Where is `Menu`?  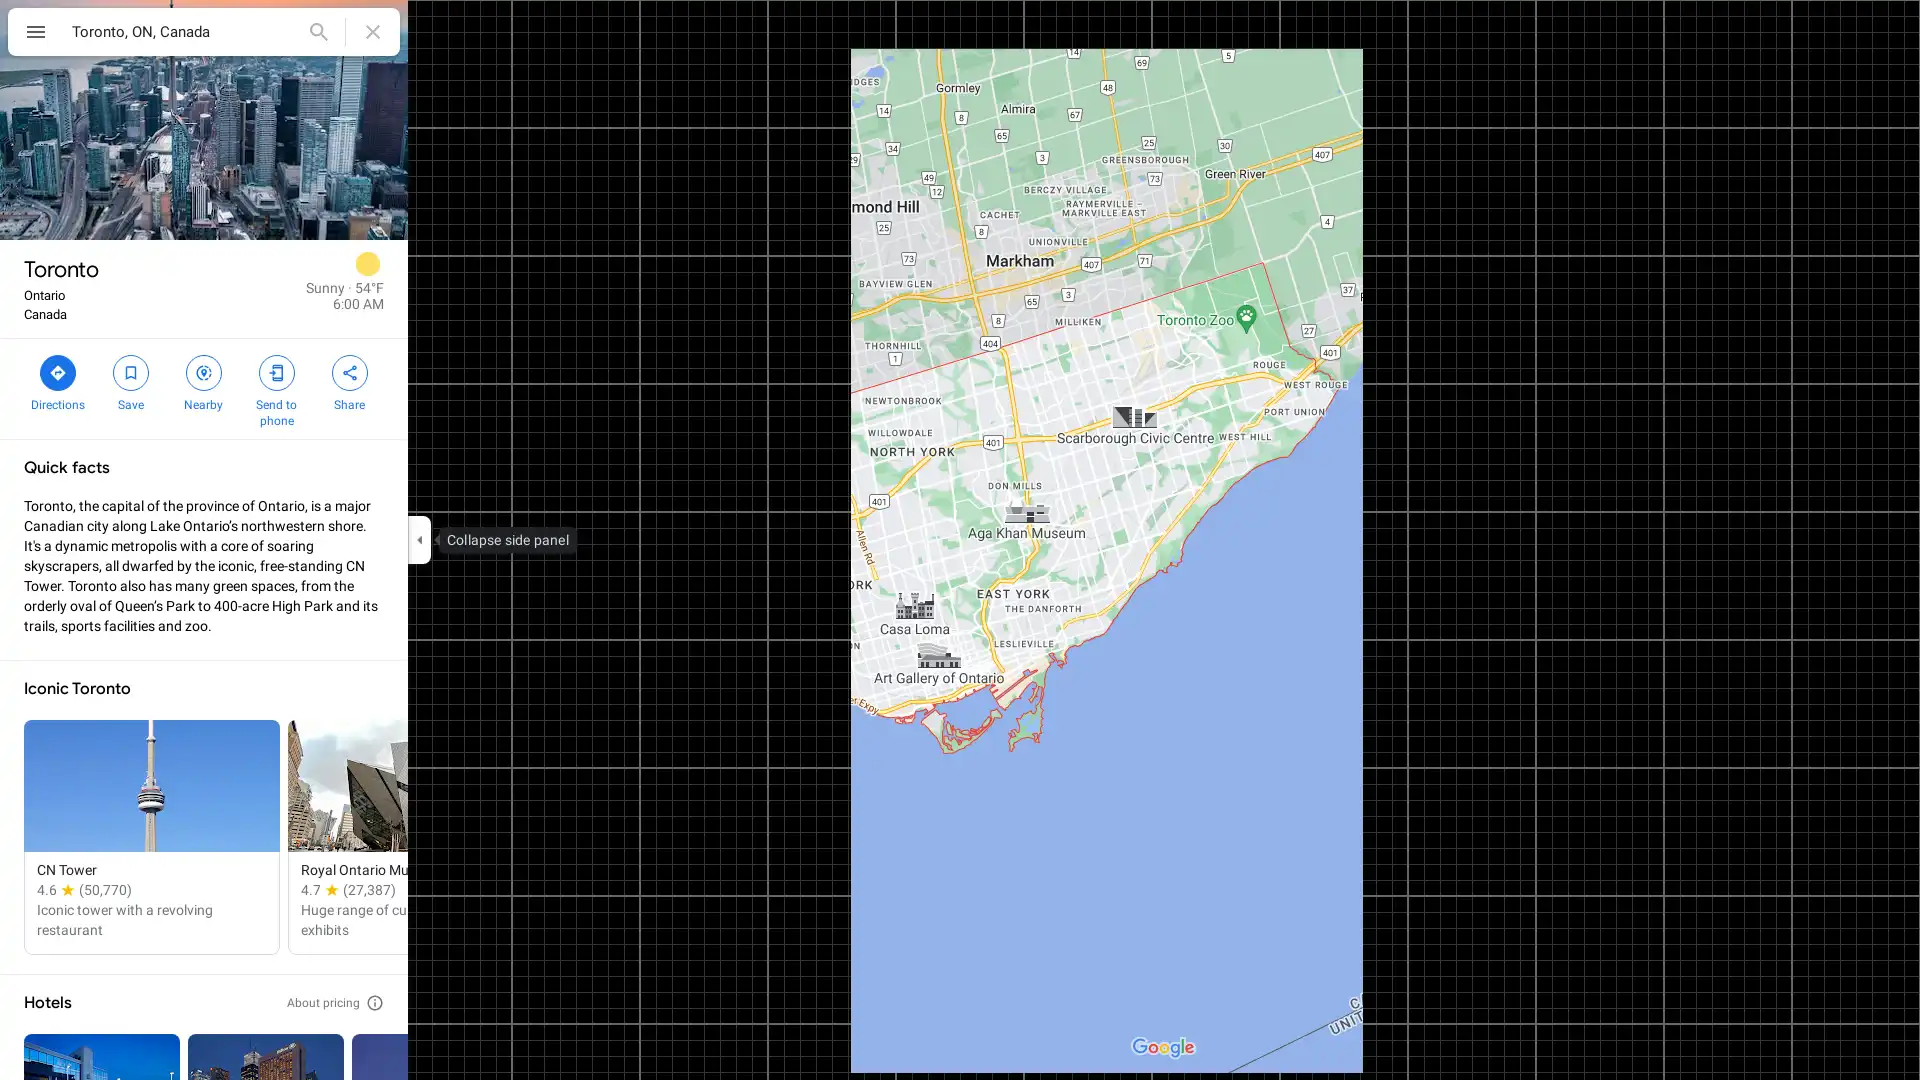 Menu is located at coordinates (35, 34).